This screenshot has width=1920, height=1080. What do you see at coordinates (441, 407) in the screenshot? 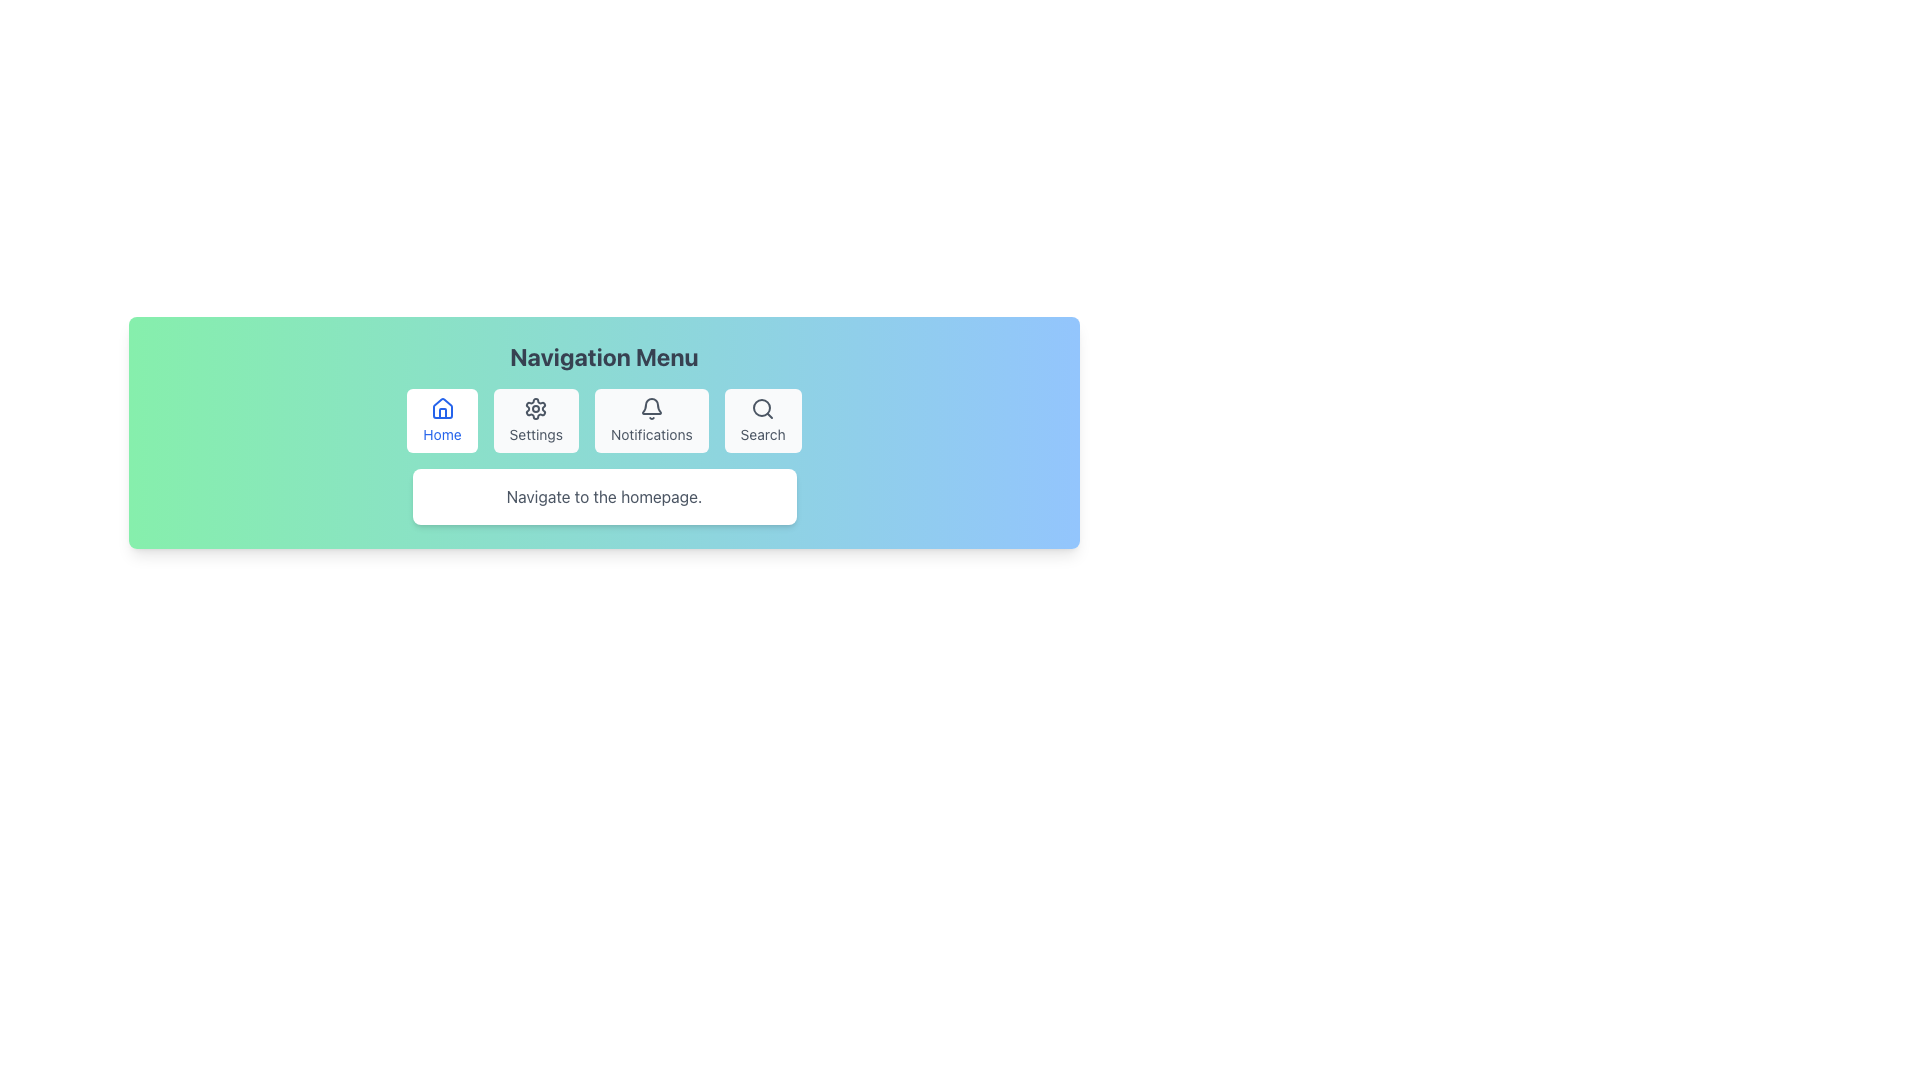
I see `the 'Home' icon located in the navigation menu` at bounding box center [441, 407].